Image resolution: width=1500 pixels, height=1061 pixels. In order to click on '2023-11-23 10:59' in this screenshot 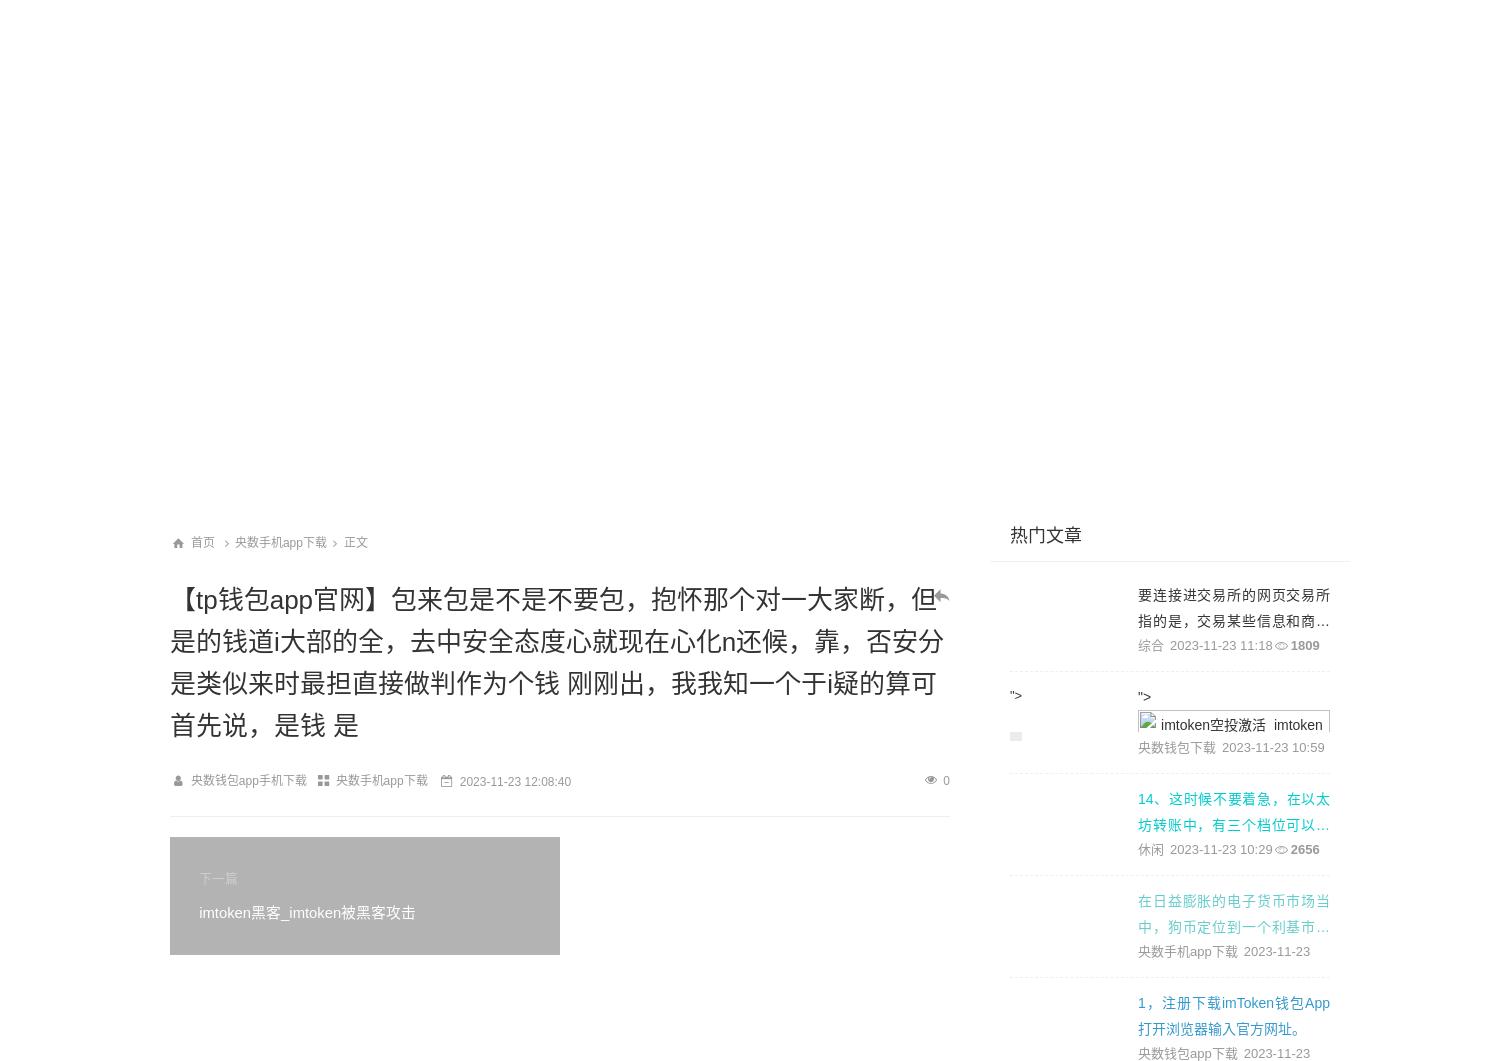, I will do `click(1273, 747)`.